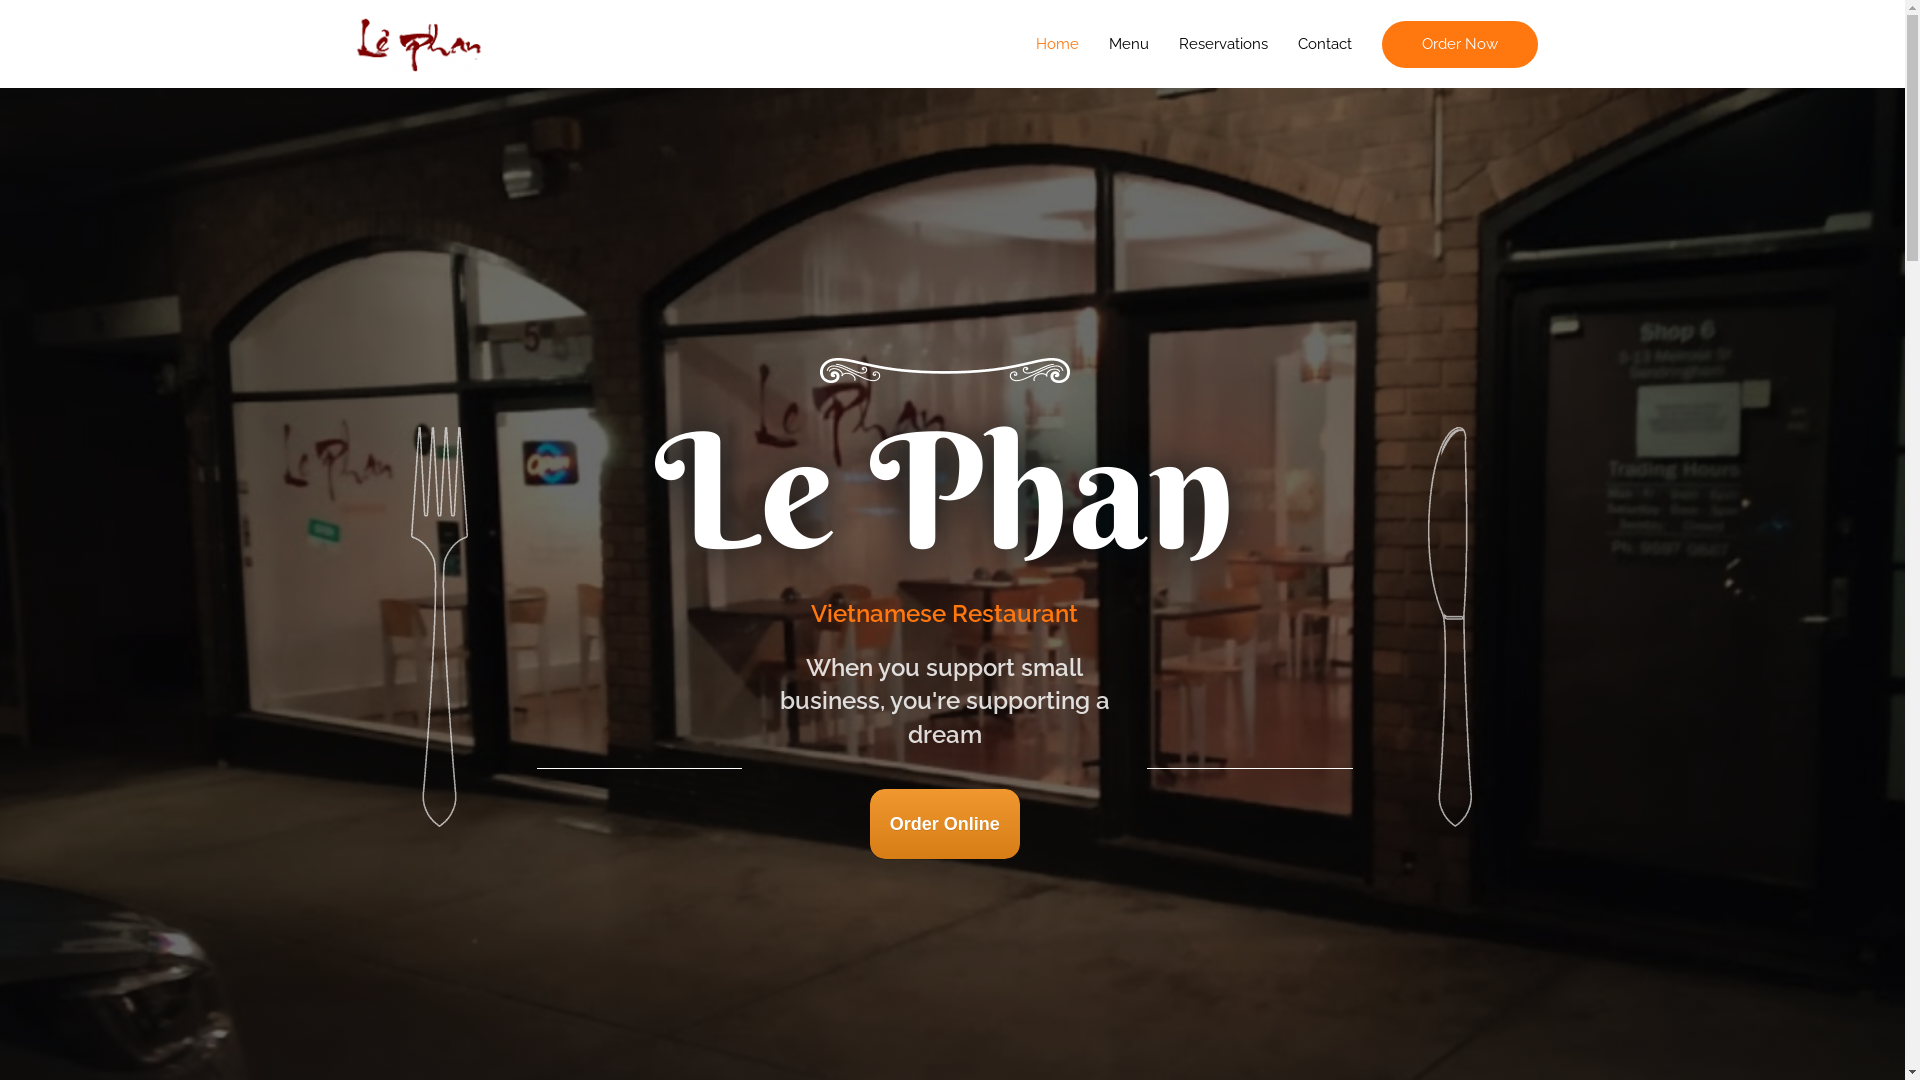 This screenshot has width=1920, height=1080. What do you see at coordinates (1163, 43) in the screenshot?
I see `'Reservations'` at bounding box center [1163, 43].